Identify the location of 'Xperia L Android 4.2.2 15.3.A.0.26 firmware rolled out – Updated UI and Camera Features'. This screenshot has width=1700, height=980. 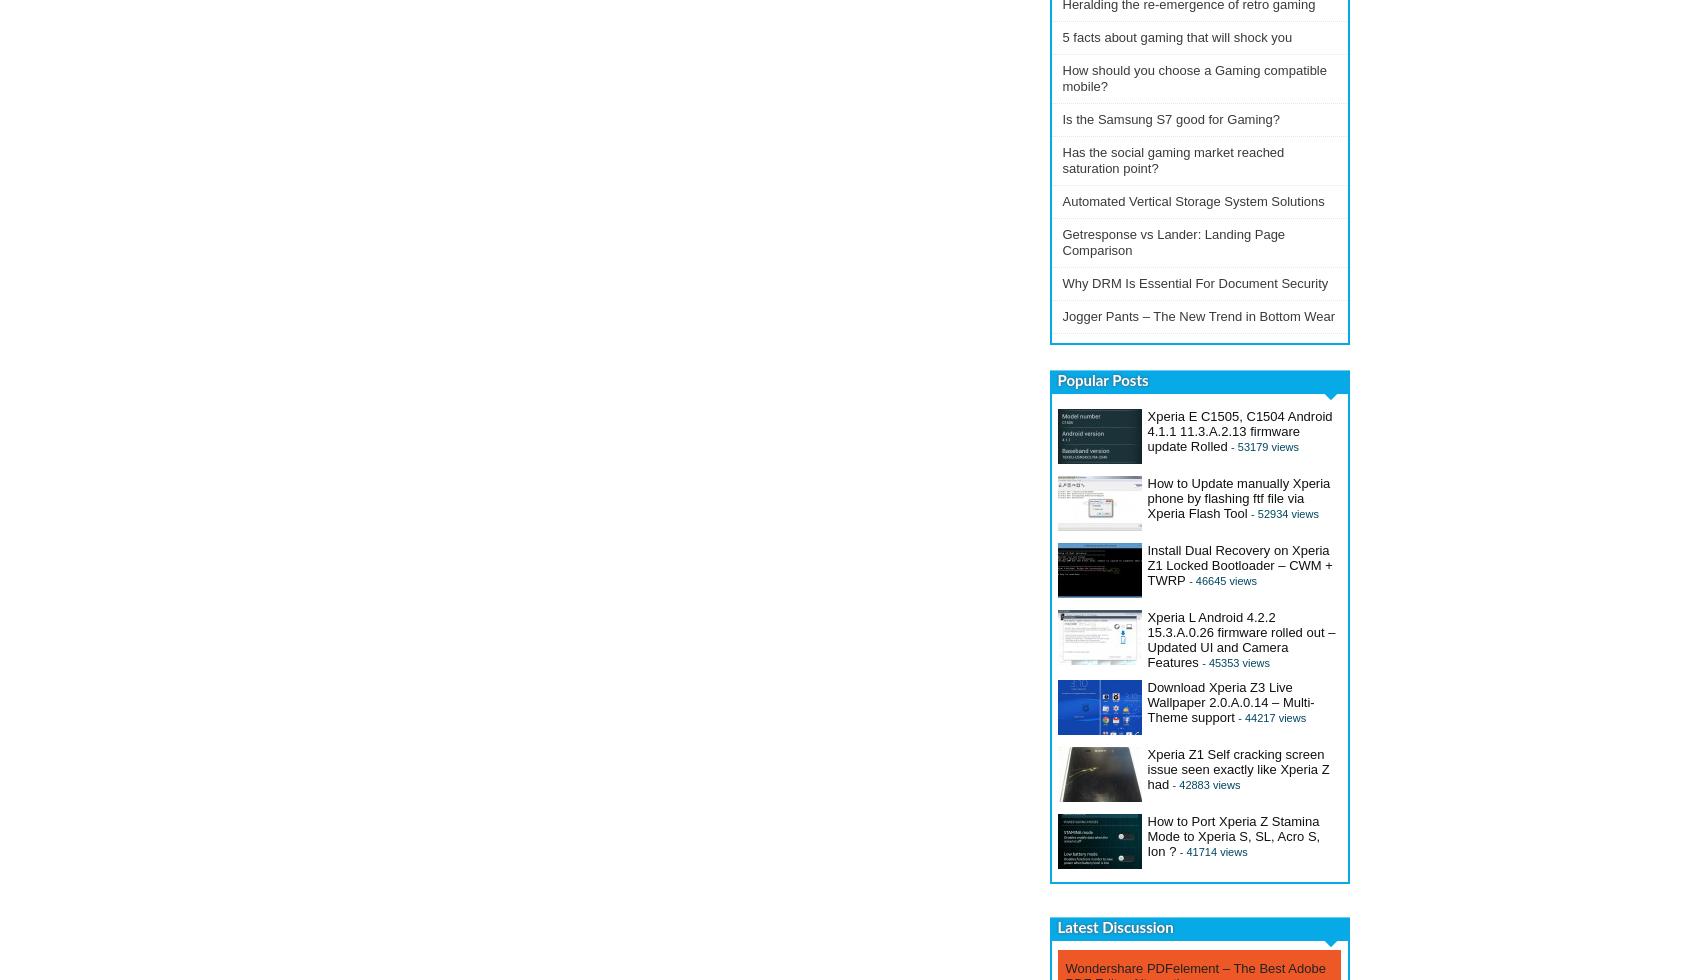
(1240, 640).